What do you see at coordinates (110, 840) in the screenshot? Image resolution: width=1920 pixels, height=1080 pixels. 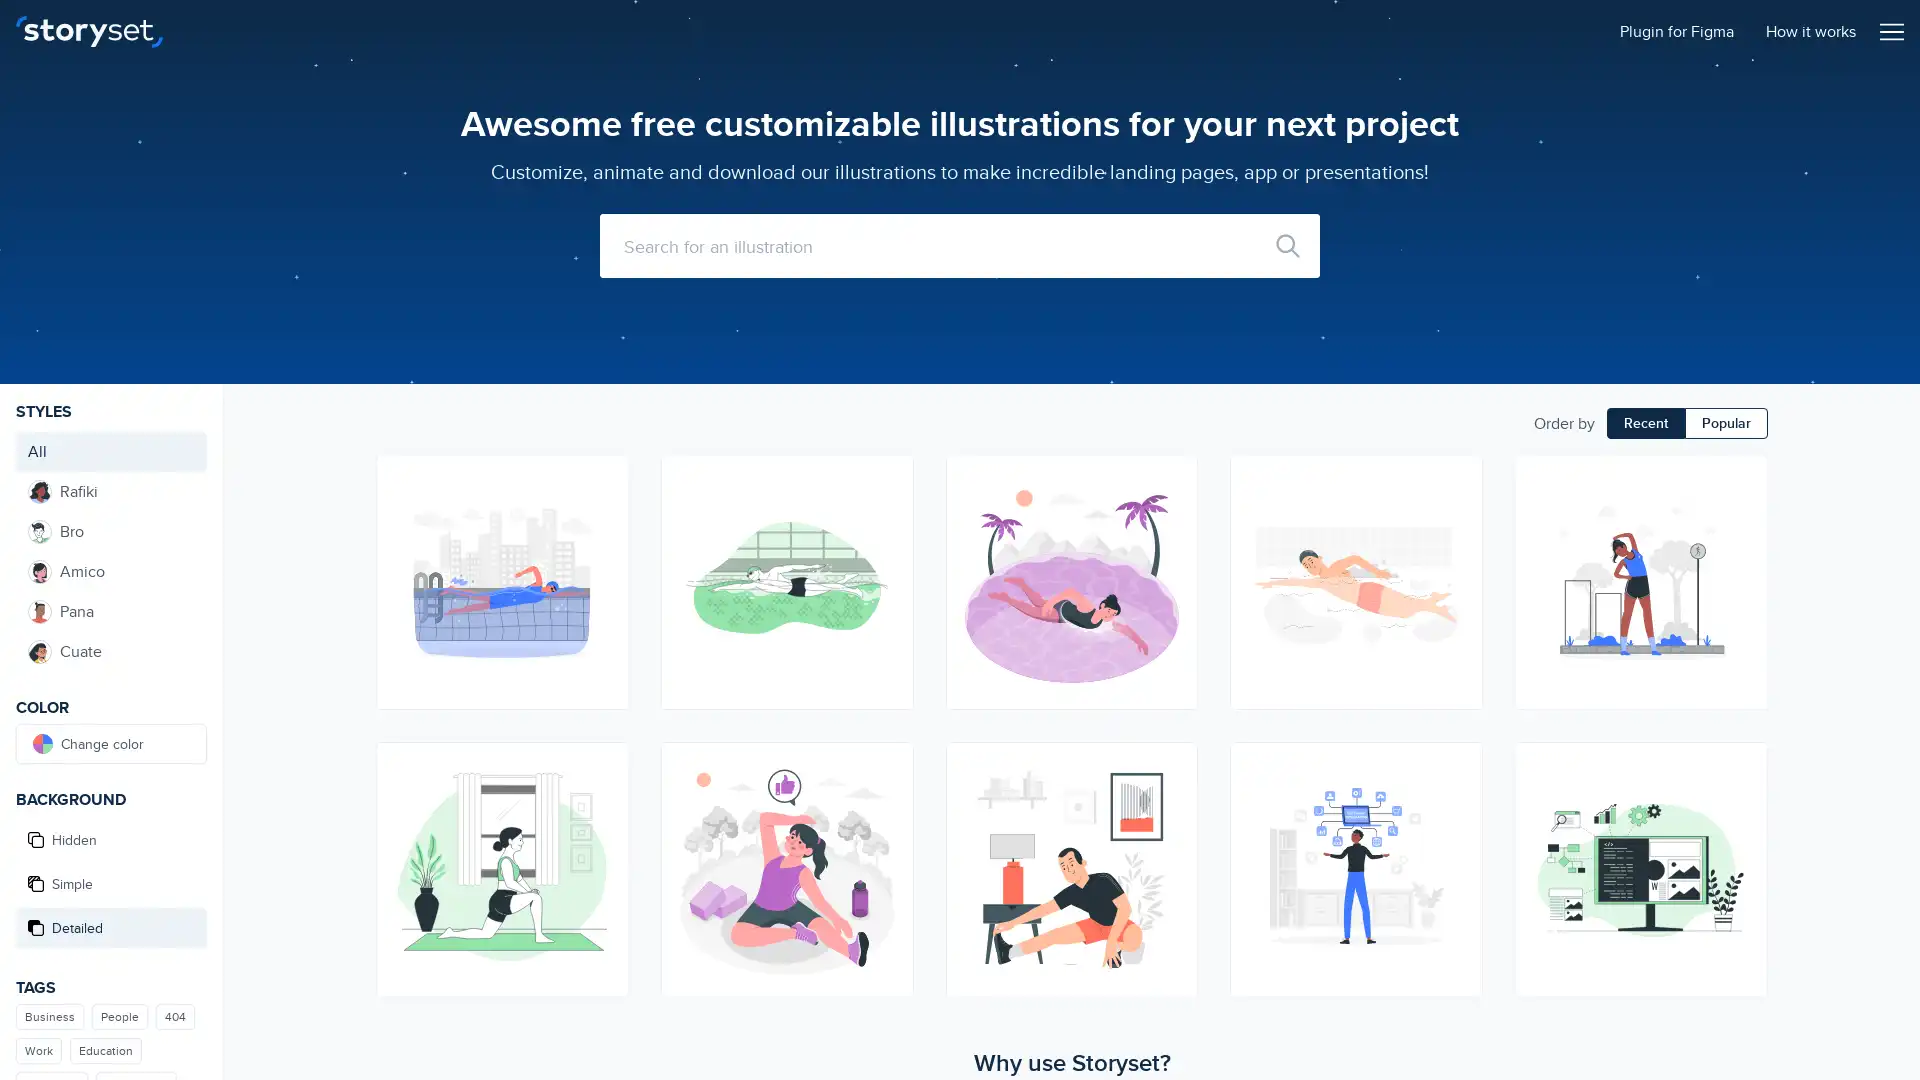 I see `Hidden` at bounding box center [110, 840].